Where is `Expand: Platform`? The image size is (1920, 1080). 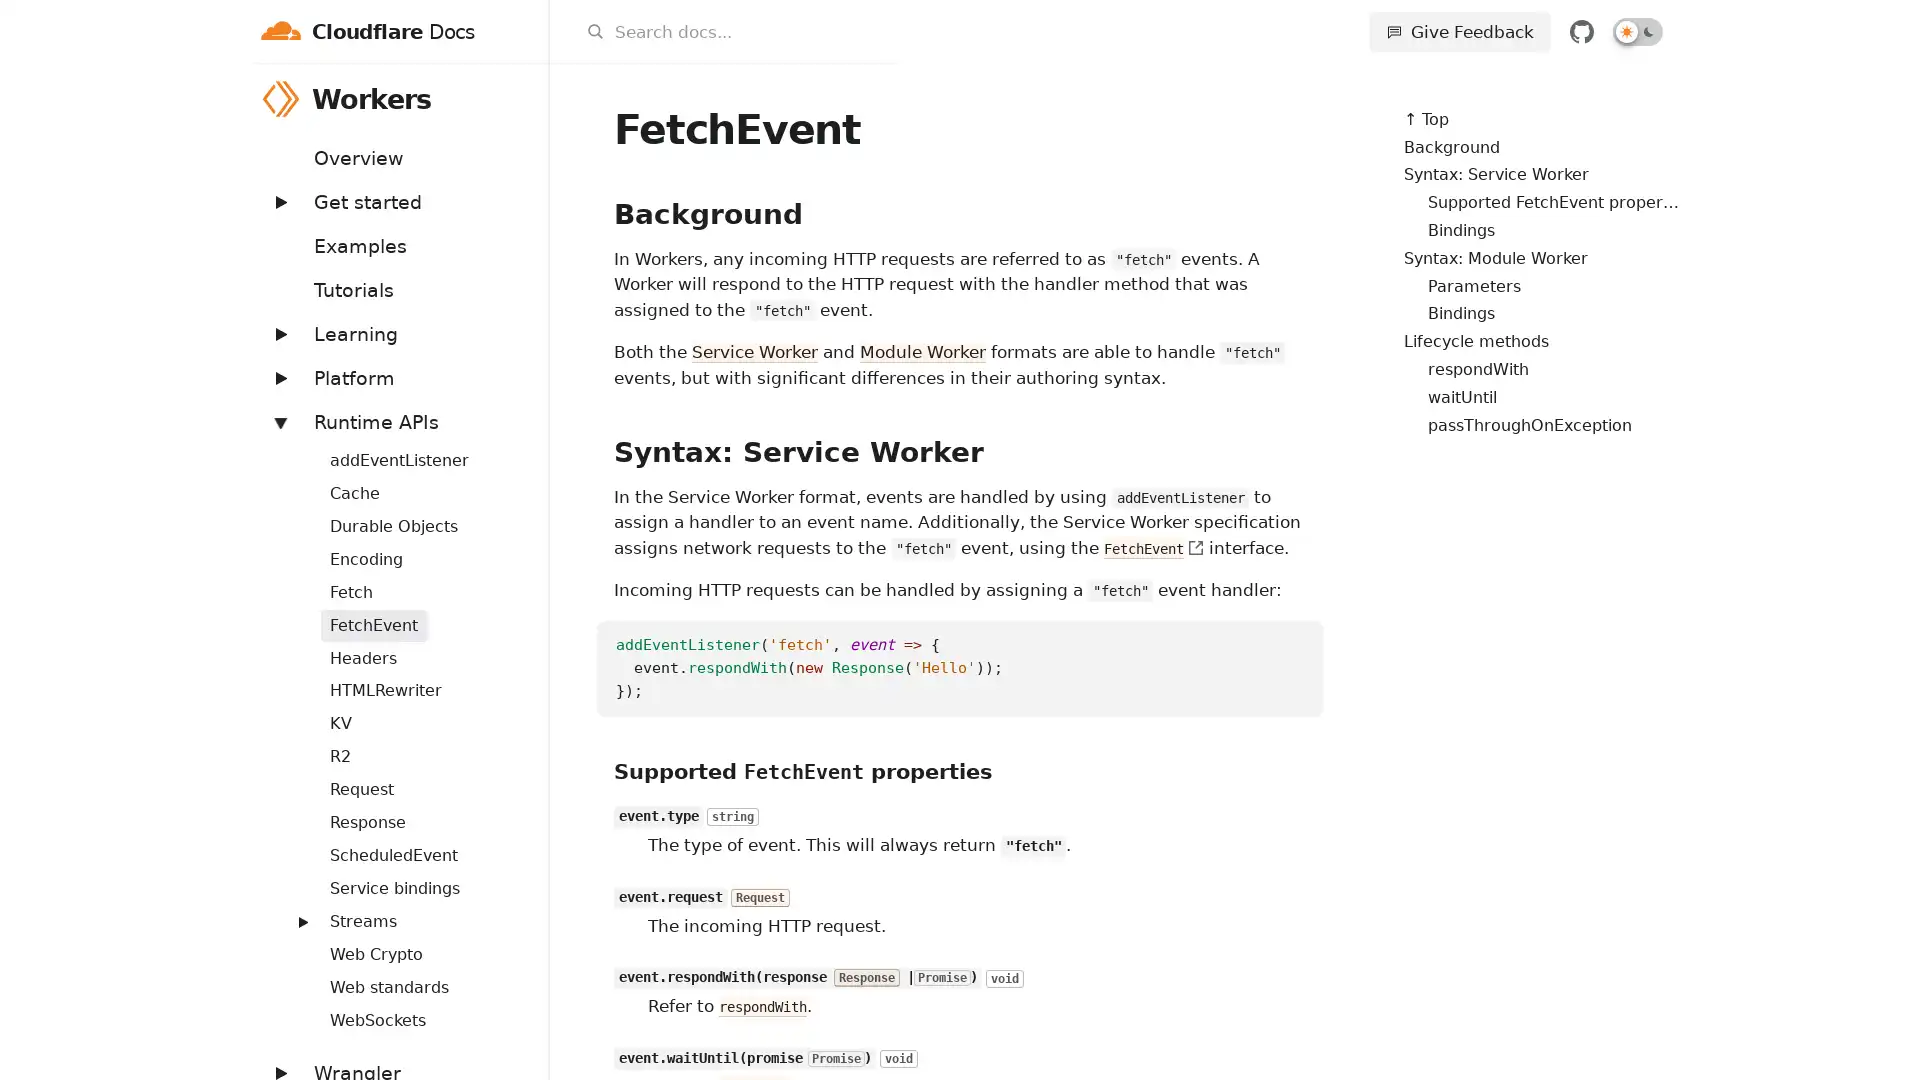
Expand: Platform is located at coordinates (278, 377).